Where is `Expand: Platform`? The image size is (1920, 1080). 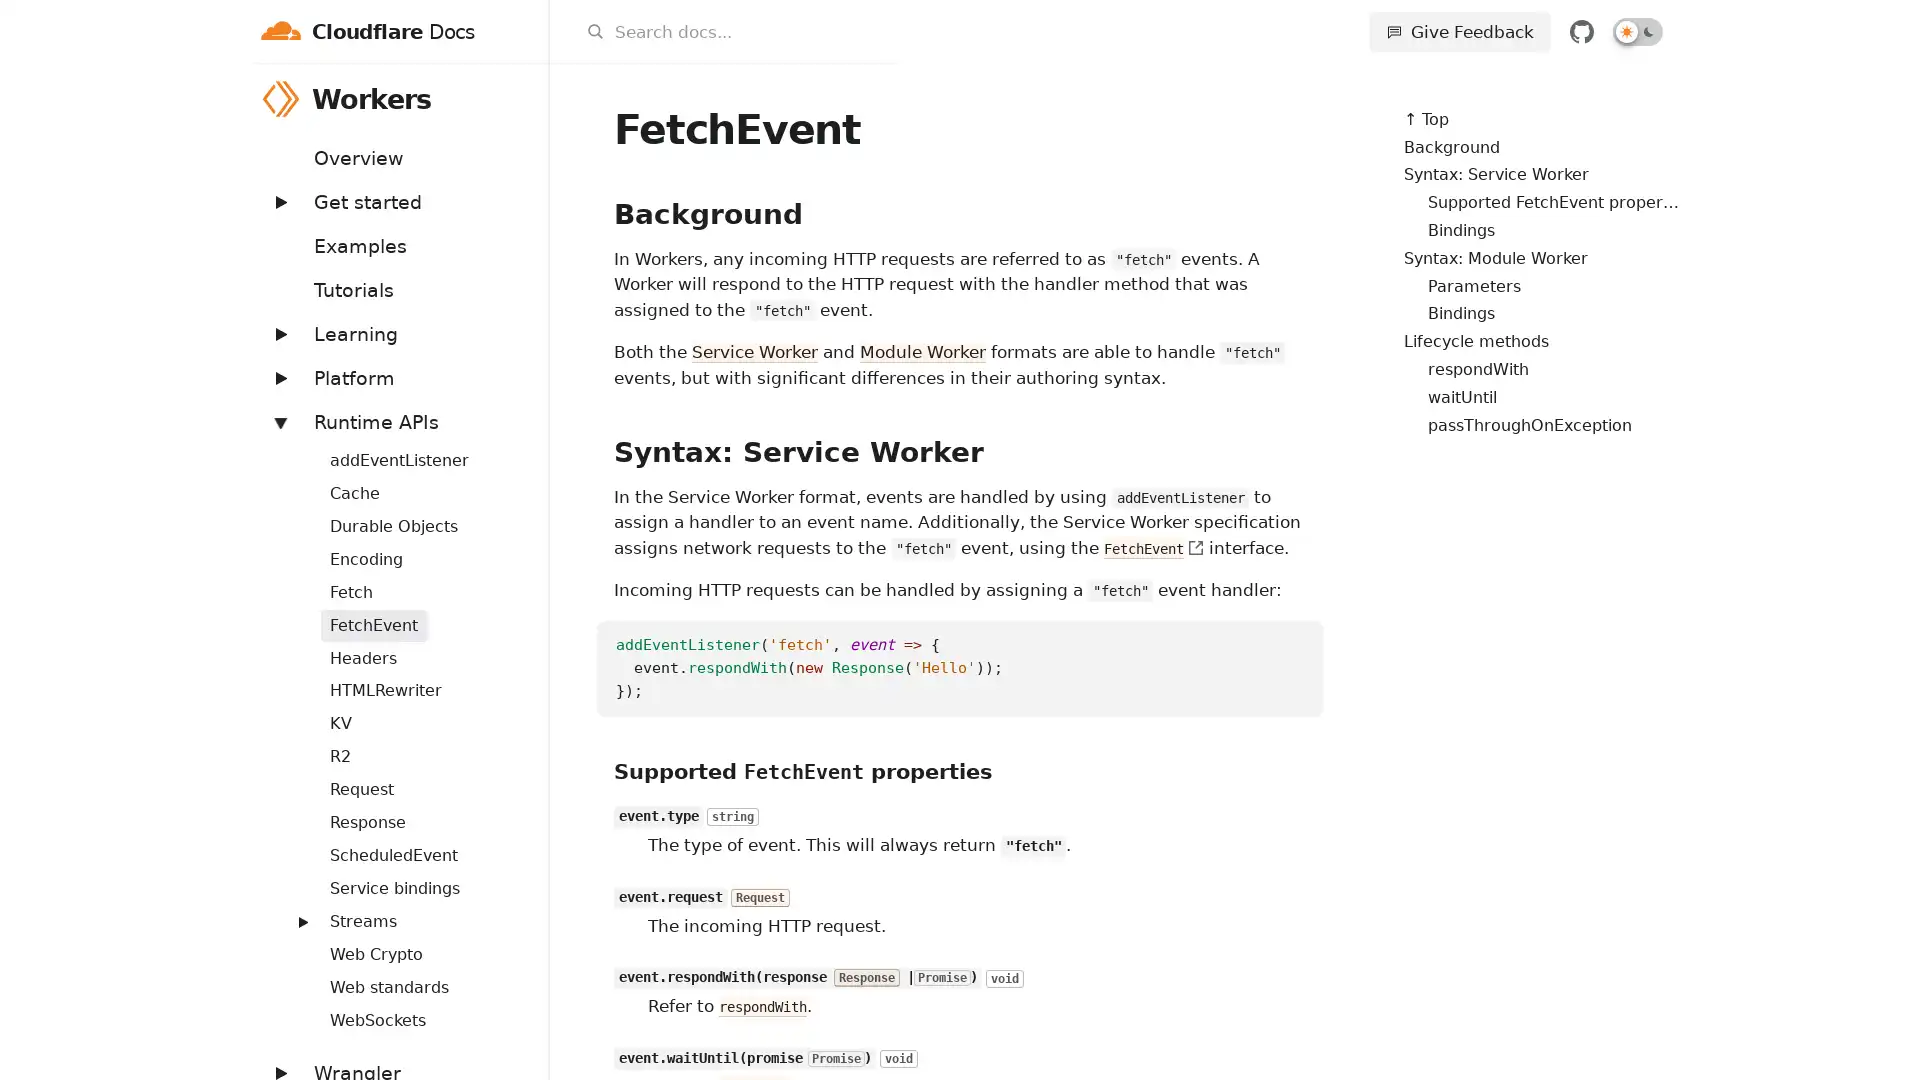
Expand: Platform is located at coordinates (278, 377).